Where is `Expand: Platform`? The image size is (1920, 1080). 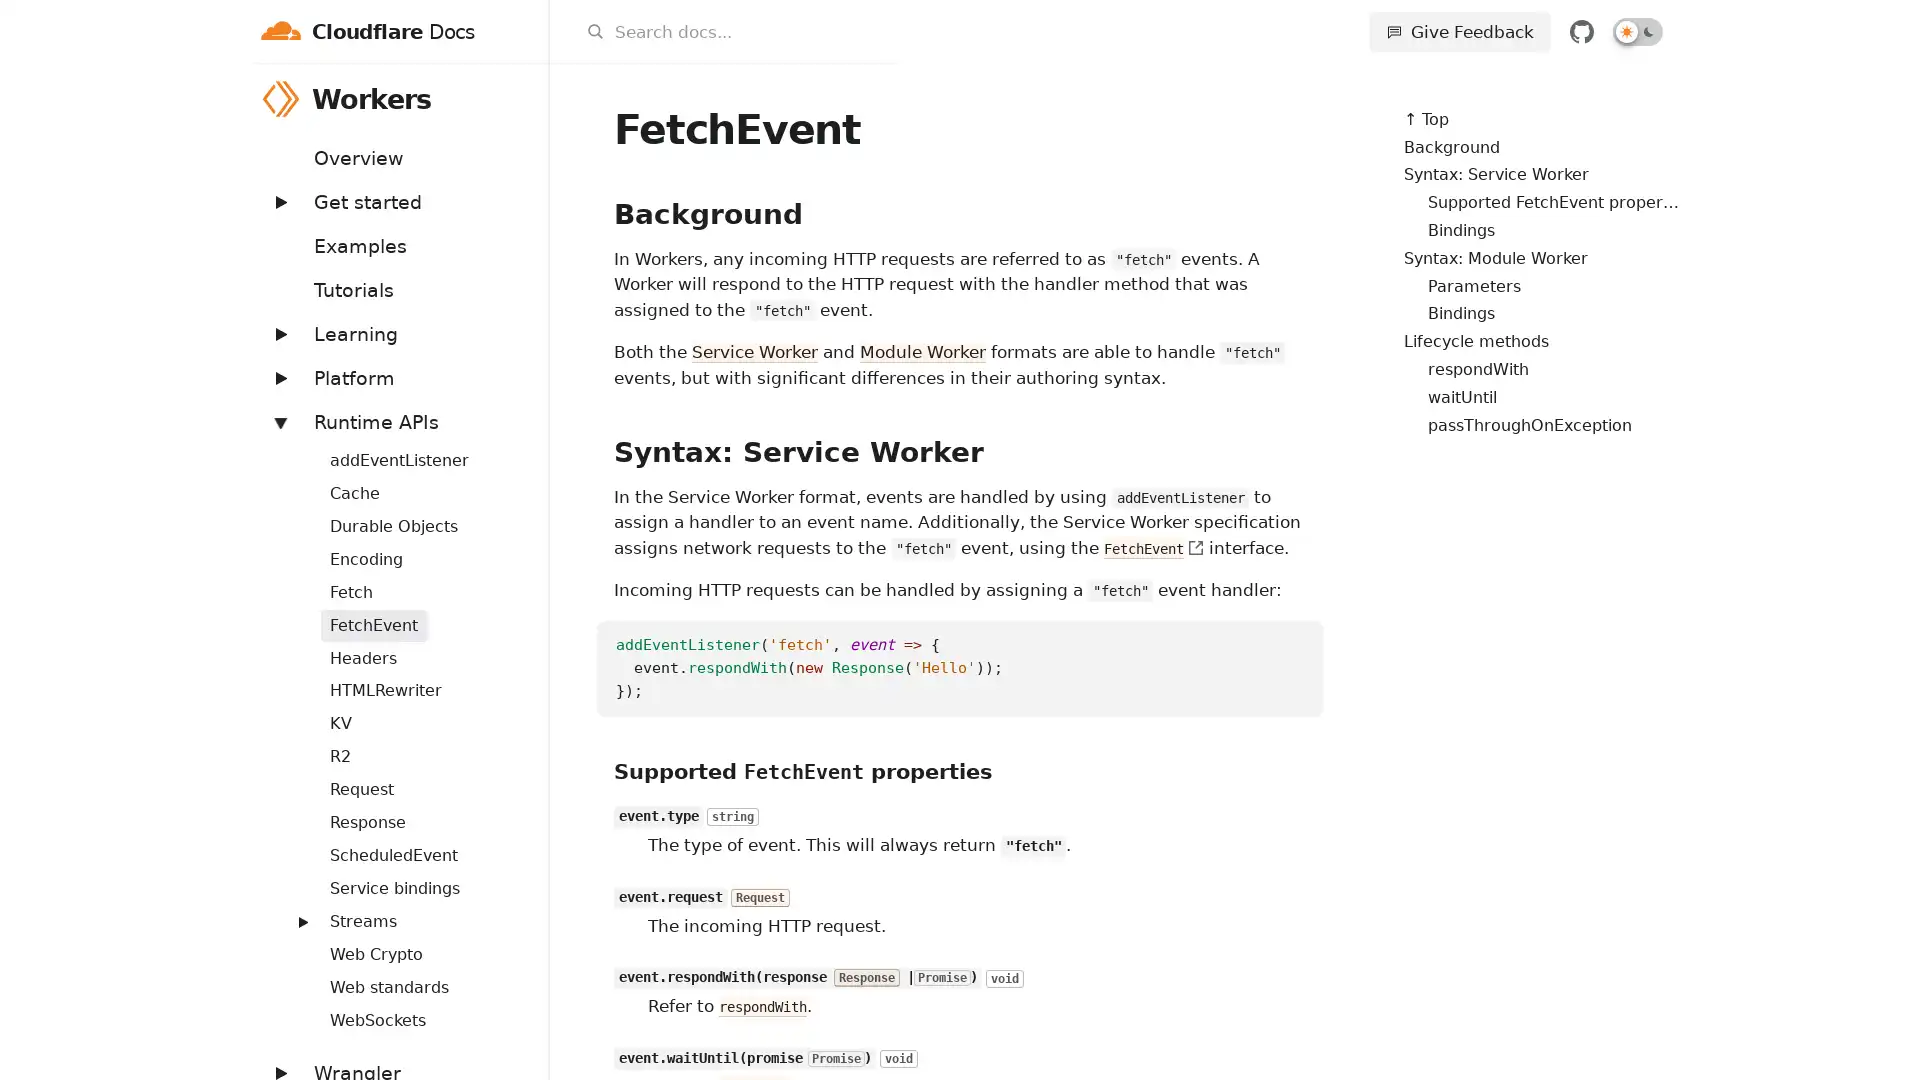
Expand: Platform is located at coordinates (278, 377).